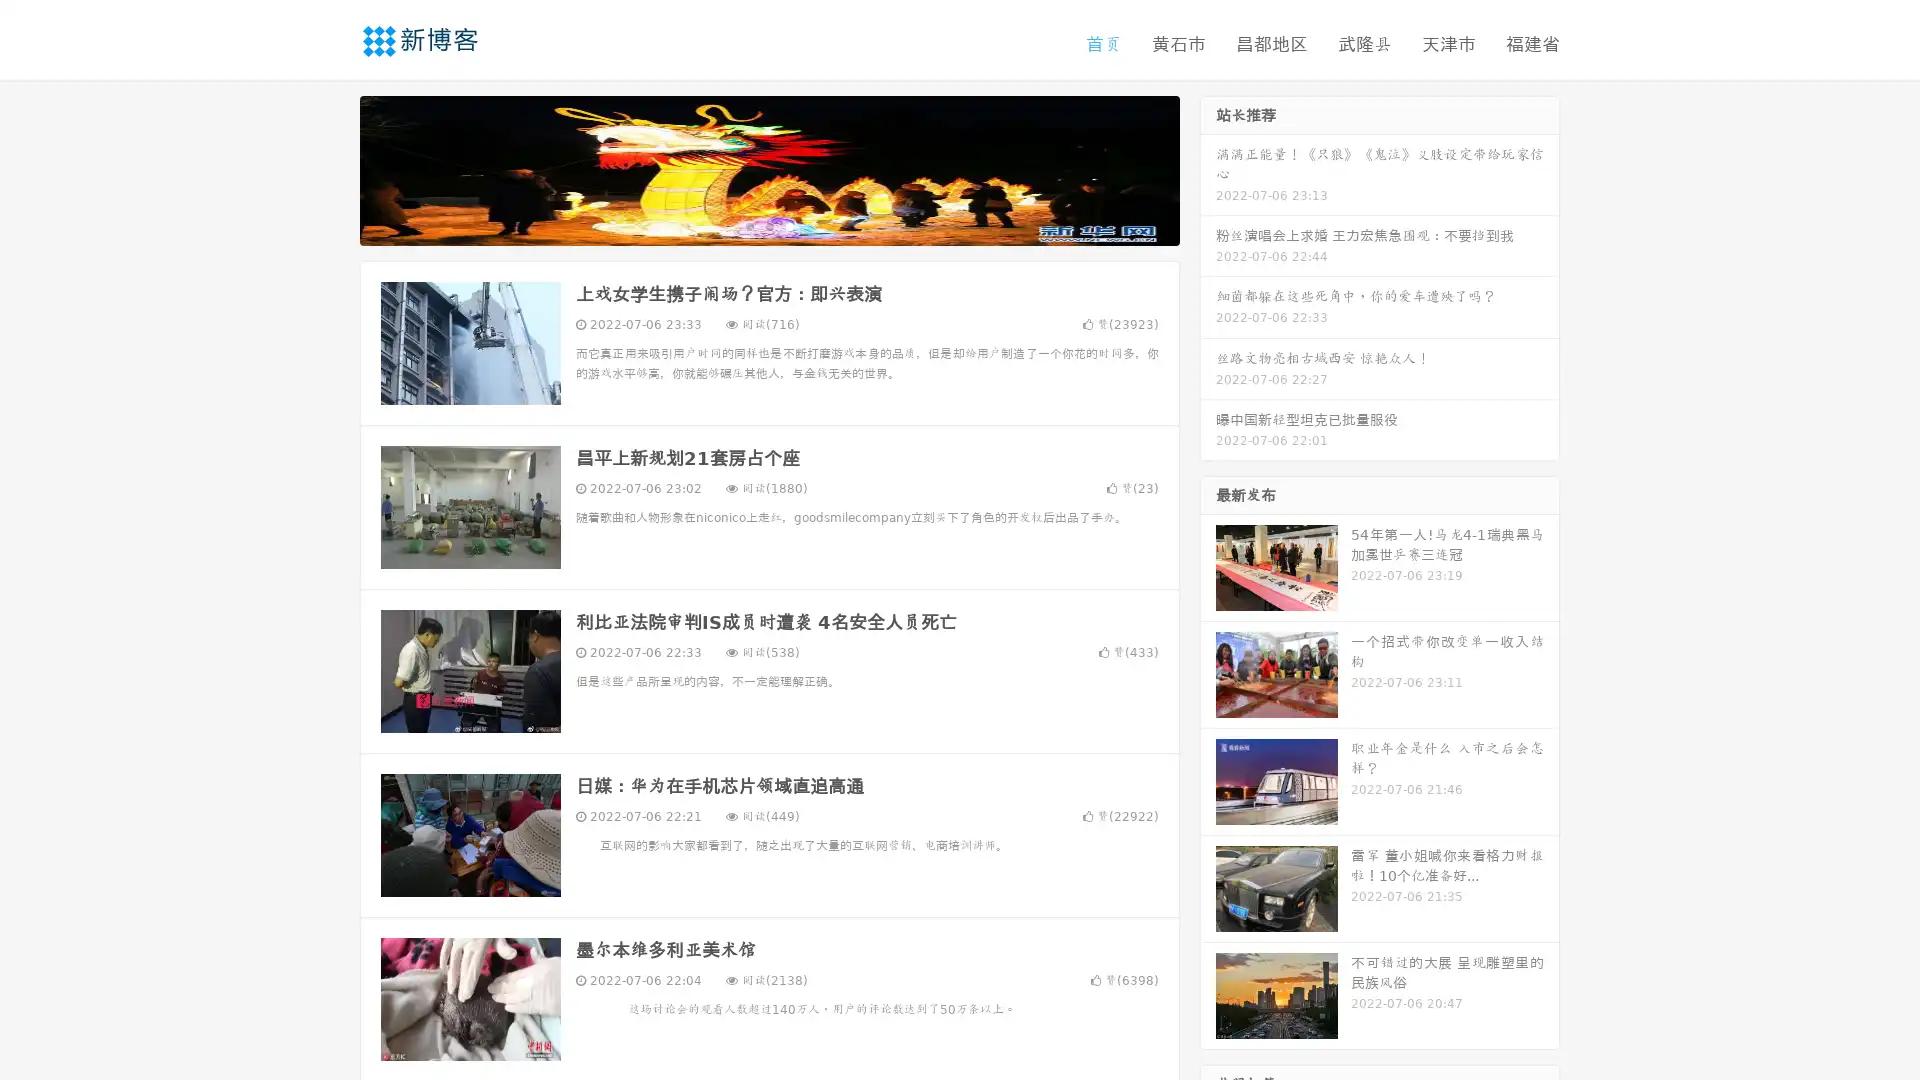  What do you see at coordinates (748, 225) in the screenshot?
I see `Go to slide 1` at bounding box center [748, 225].